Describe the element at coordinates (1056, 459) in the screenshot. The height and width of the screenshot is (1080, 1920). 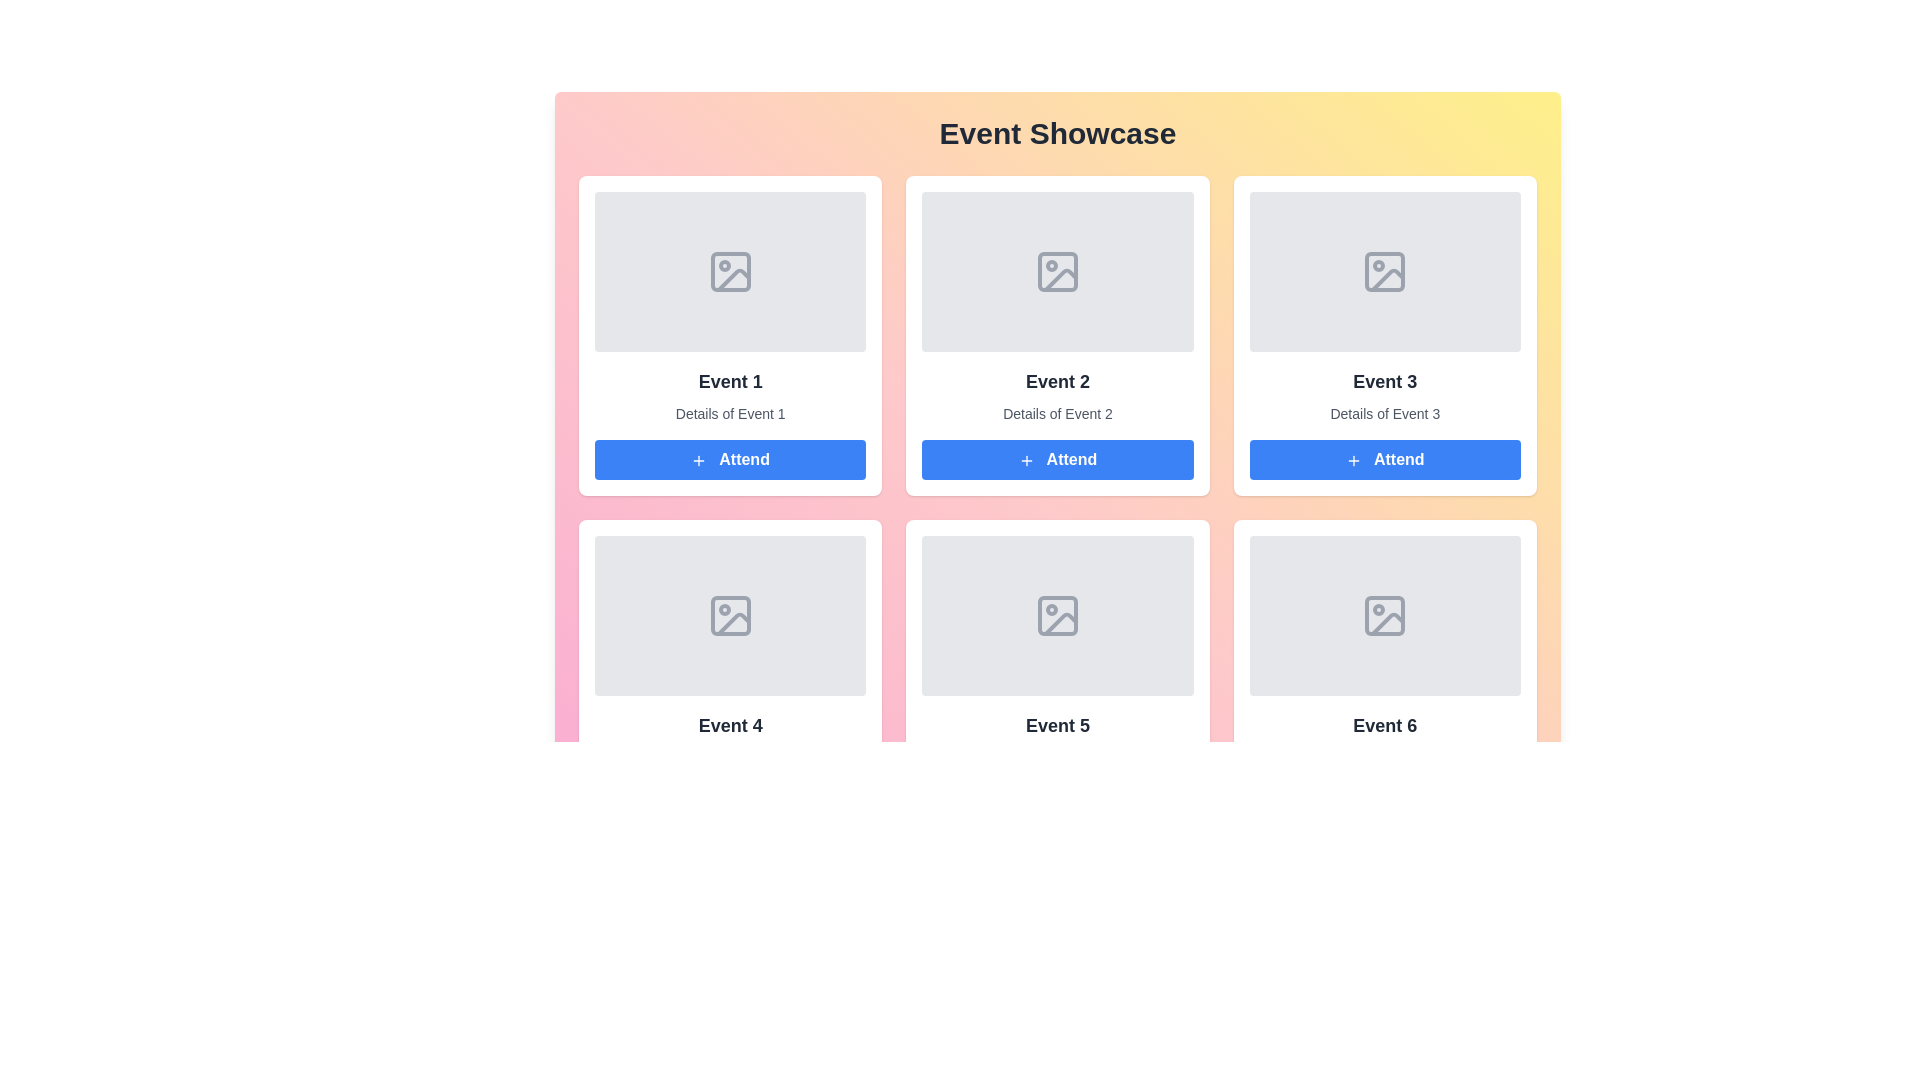
I see `the call-to-action button located at the bottom of the 'Event 2' card` at that location.